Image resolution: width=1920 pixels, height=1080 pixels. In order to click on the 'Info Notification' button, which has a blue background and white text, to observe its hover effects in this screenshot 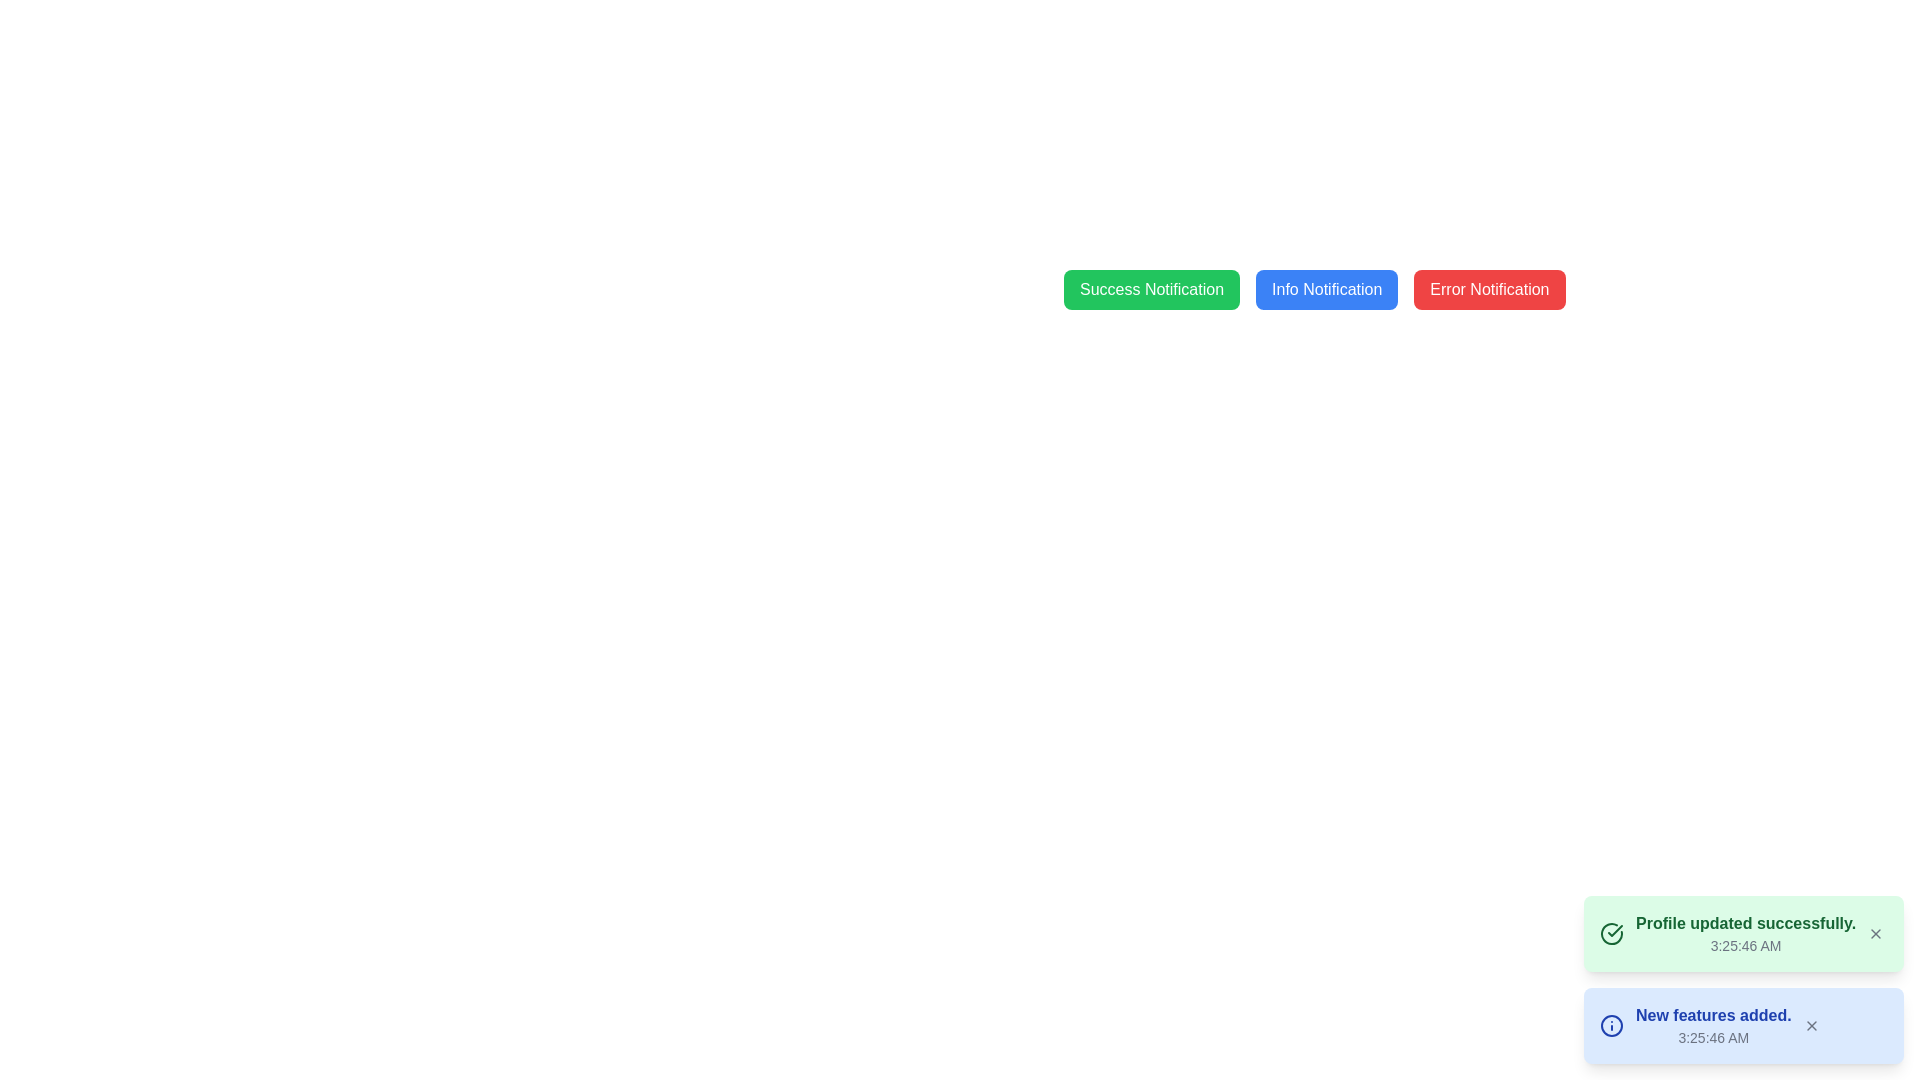, I will do `click(1327, 289)`.